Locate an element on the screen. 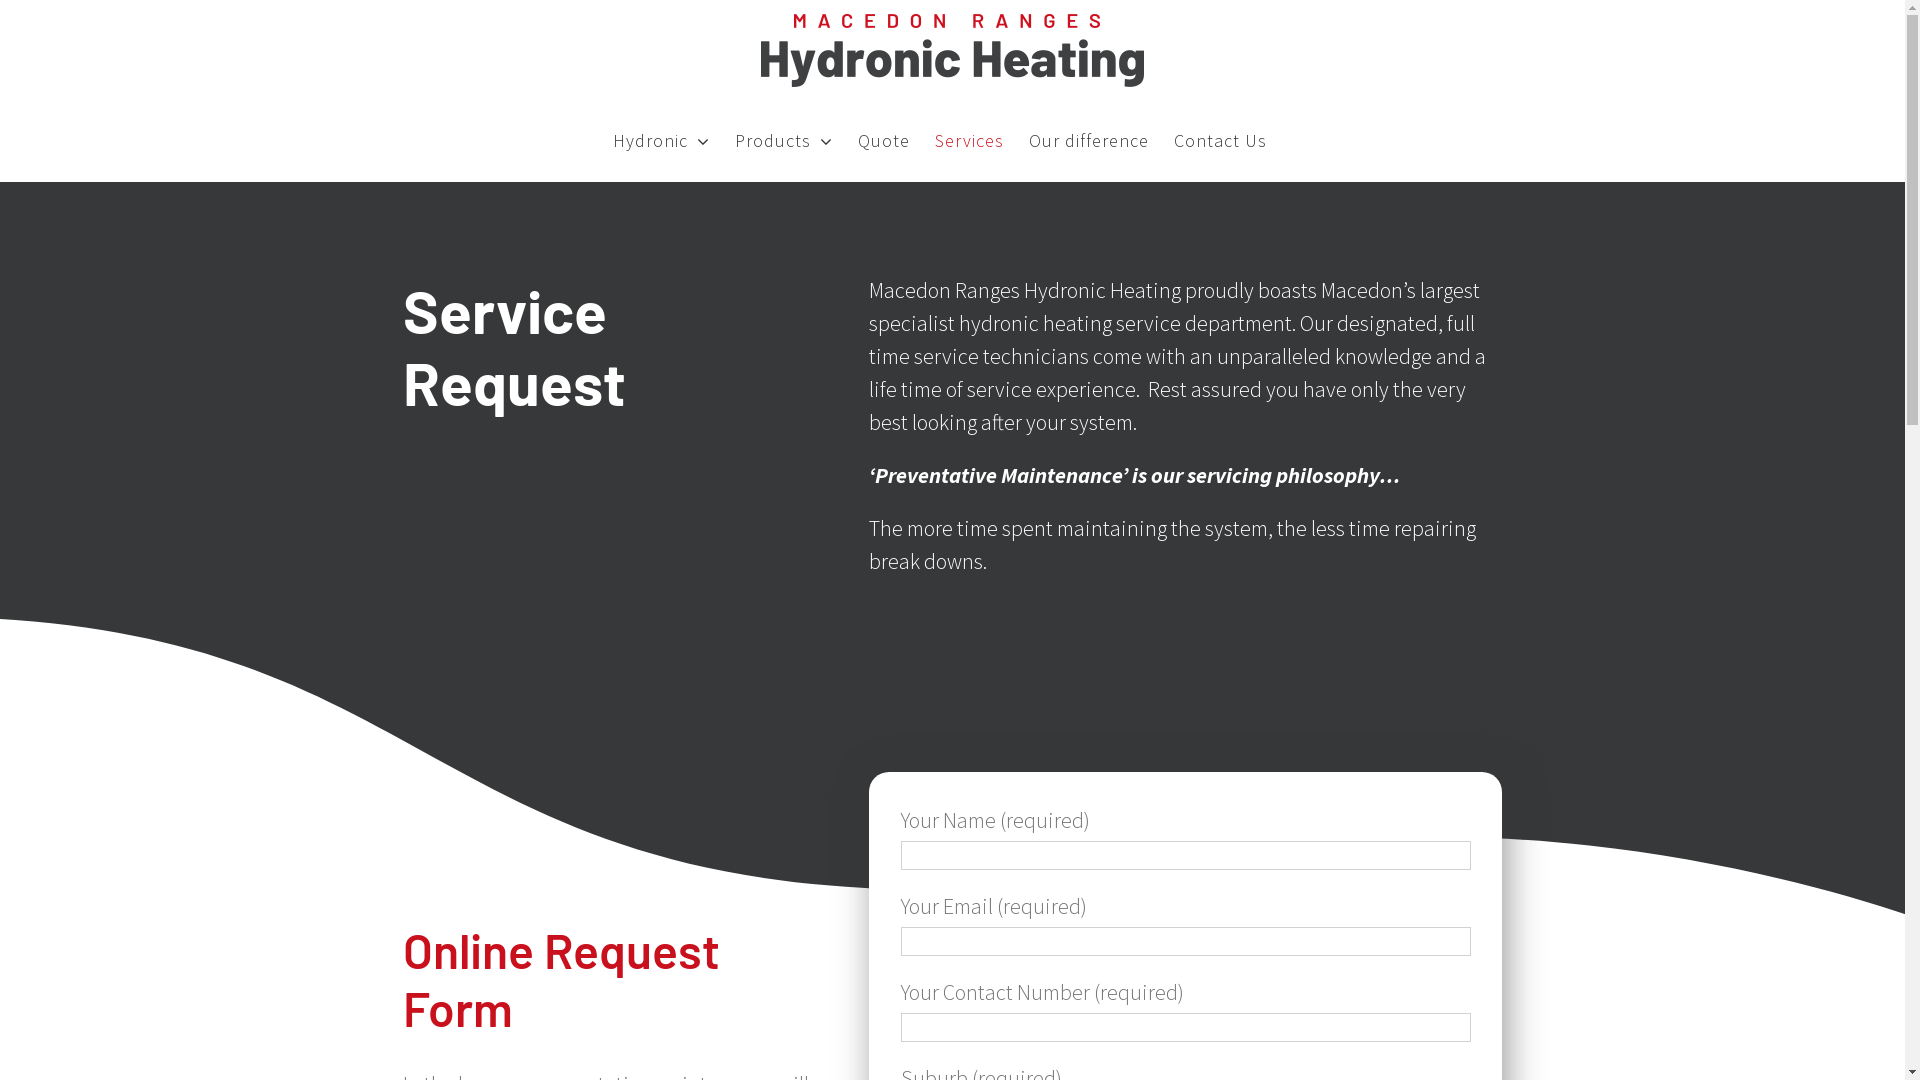 The height and width of the screenshot is (1080, 1920). 'Quote' is located at coordinates (882, 140).